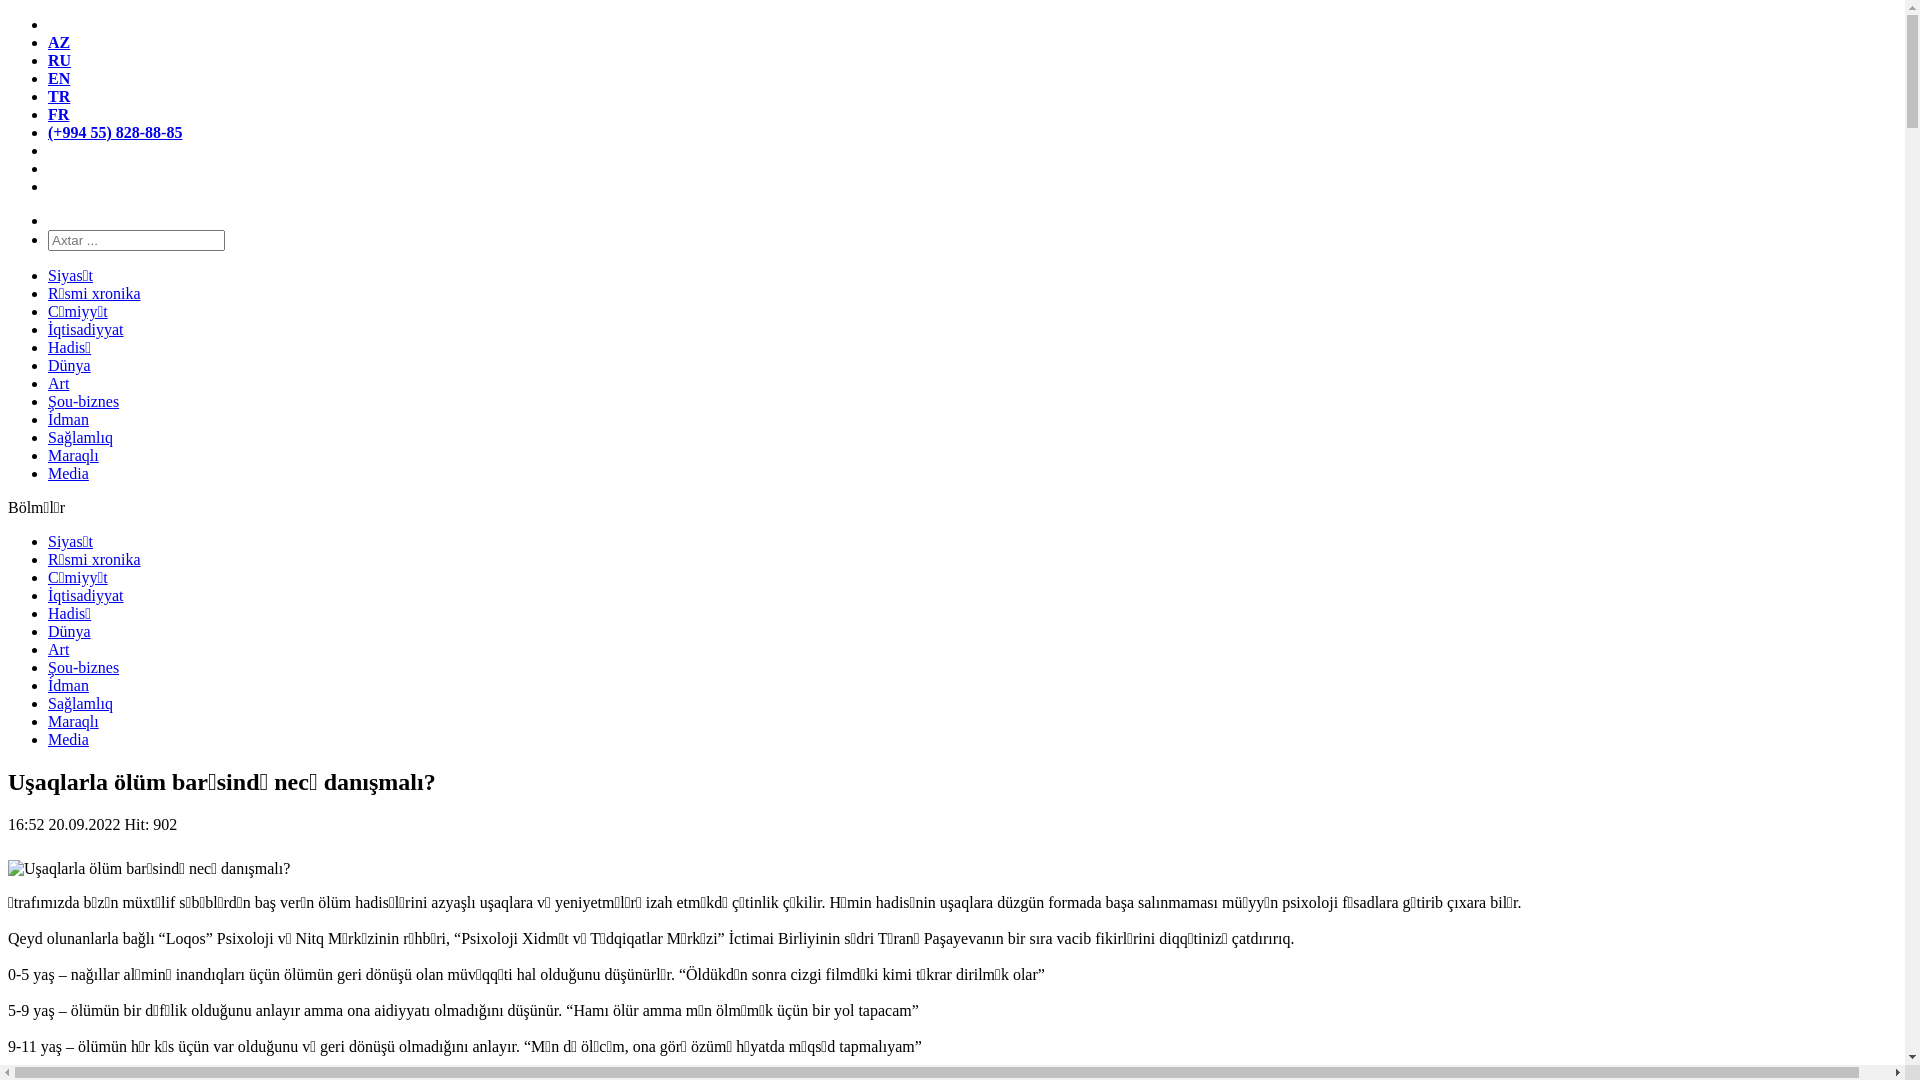  Describe the element at coordinates (58, 383) in the screenshot. I see `'Art'` at that location.